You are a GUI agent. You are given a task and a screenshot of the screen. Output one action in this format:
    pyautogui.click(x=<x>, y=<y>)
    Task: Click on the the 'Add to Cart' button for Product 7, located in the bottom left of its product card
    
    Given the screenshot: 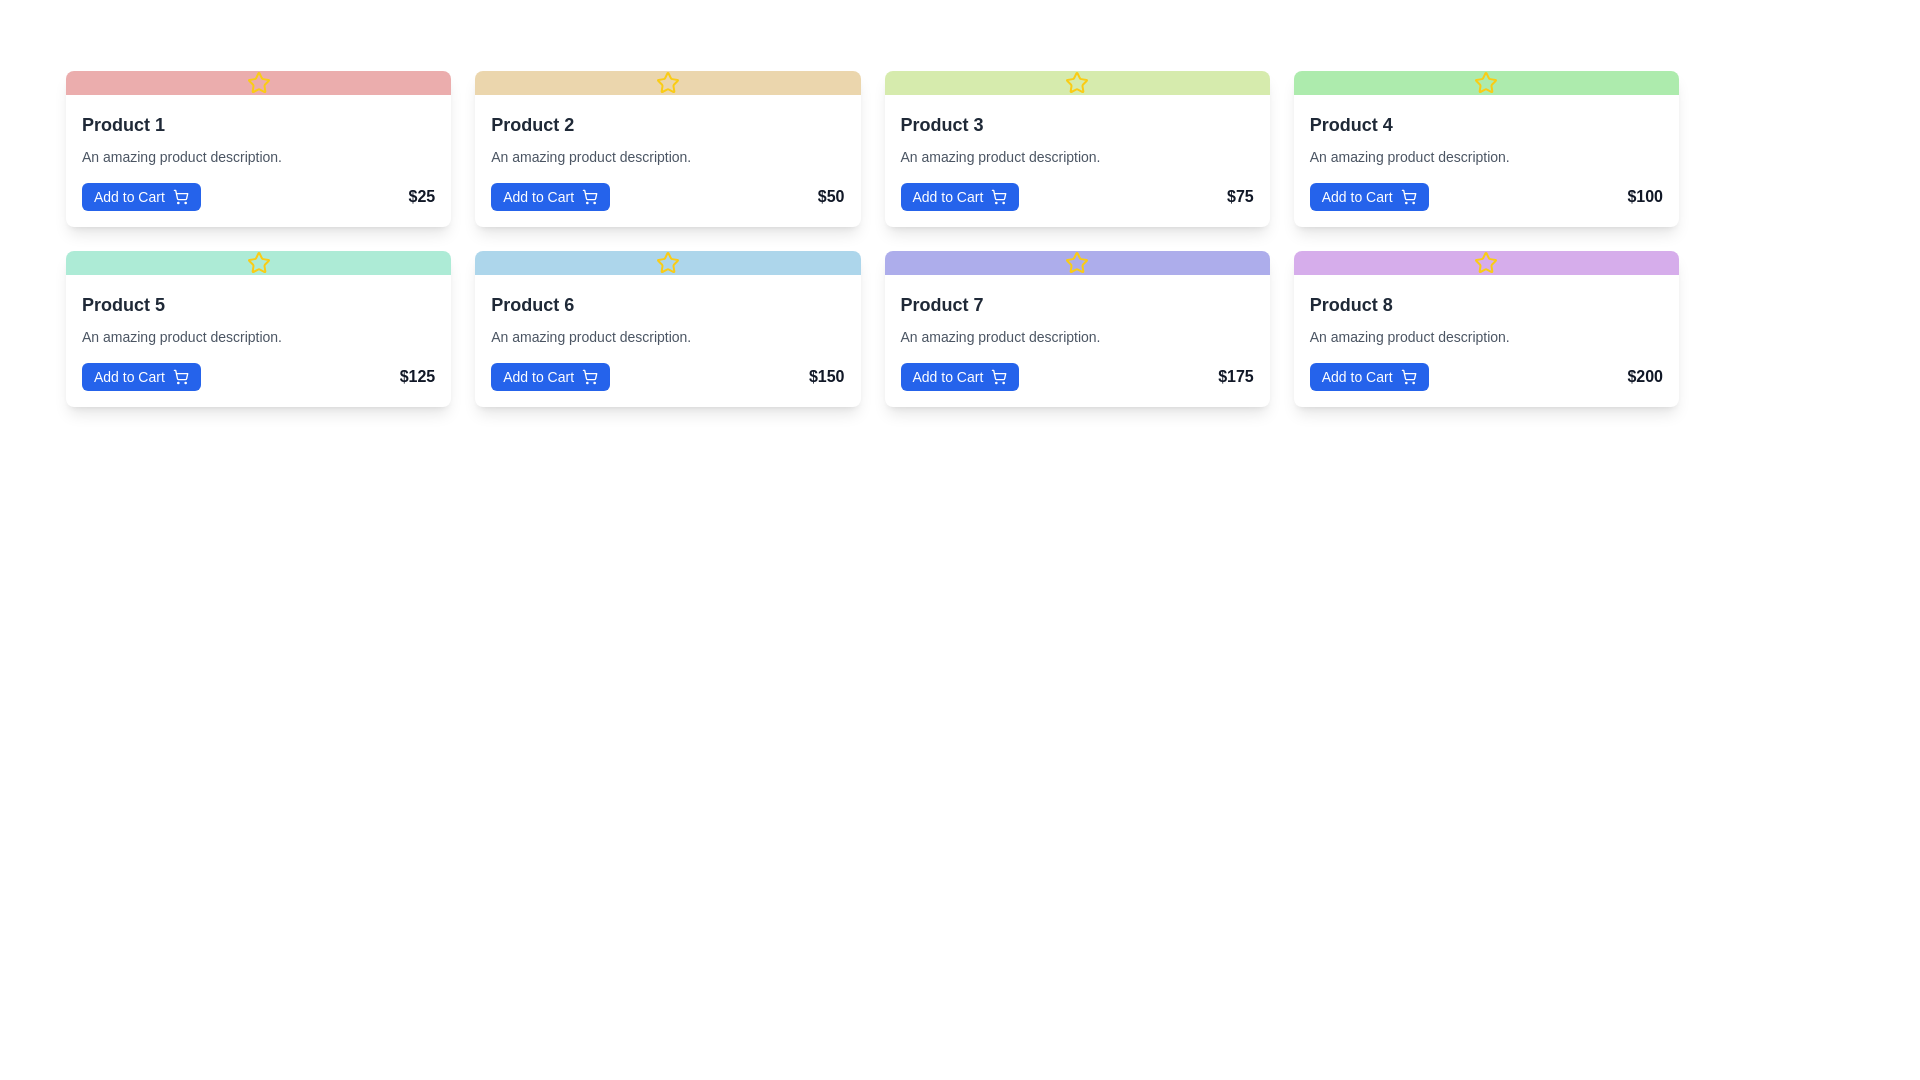 What is the action you would take?
    pyautogui.click(x=960, y=377)
    